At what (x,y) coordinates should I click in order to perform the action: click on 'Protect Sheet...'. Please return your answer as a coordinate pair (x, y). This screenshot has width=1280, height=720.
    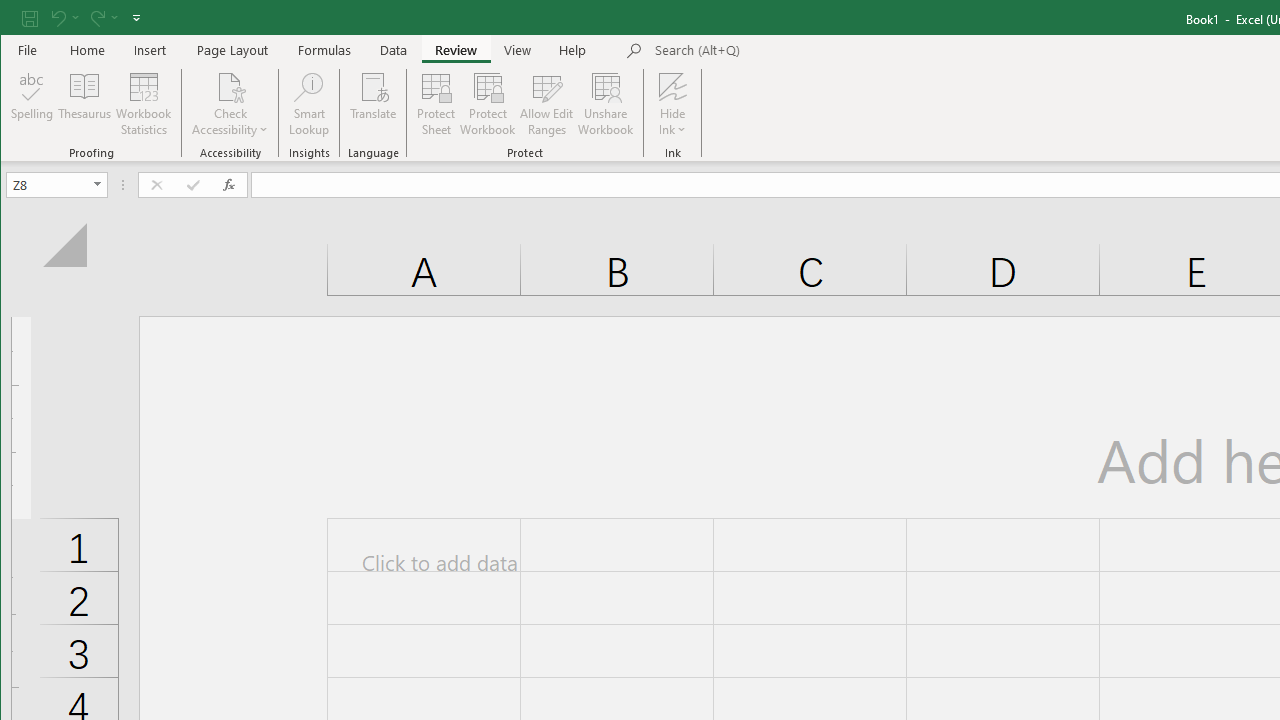
    Looking at the image, I should click on (435, 104).